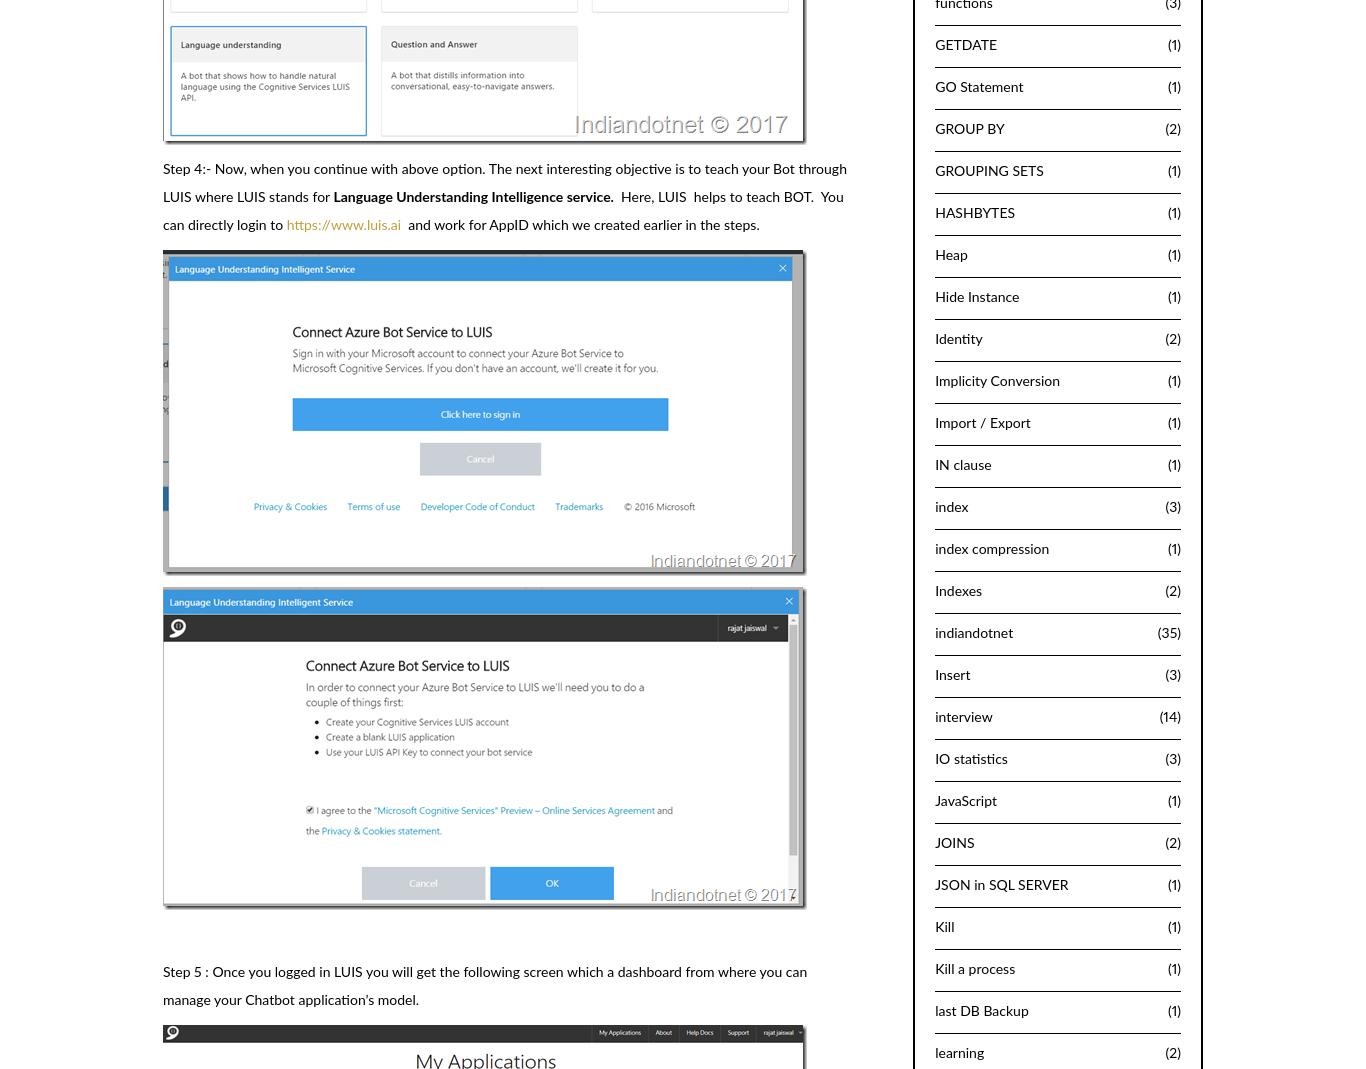 This screenshot has width=1366, height=1069. I want to click on 'Hide Instance', so click(976, 295).